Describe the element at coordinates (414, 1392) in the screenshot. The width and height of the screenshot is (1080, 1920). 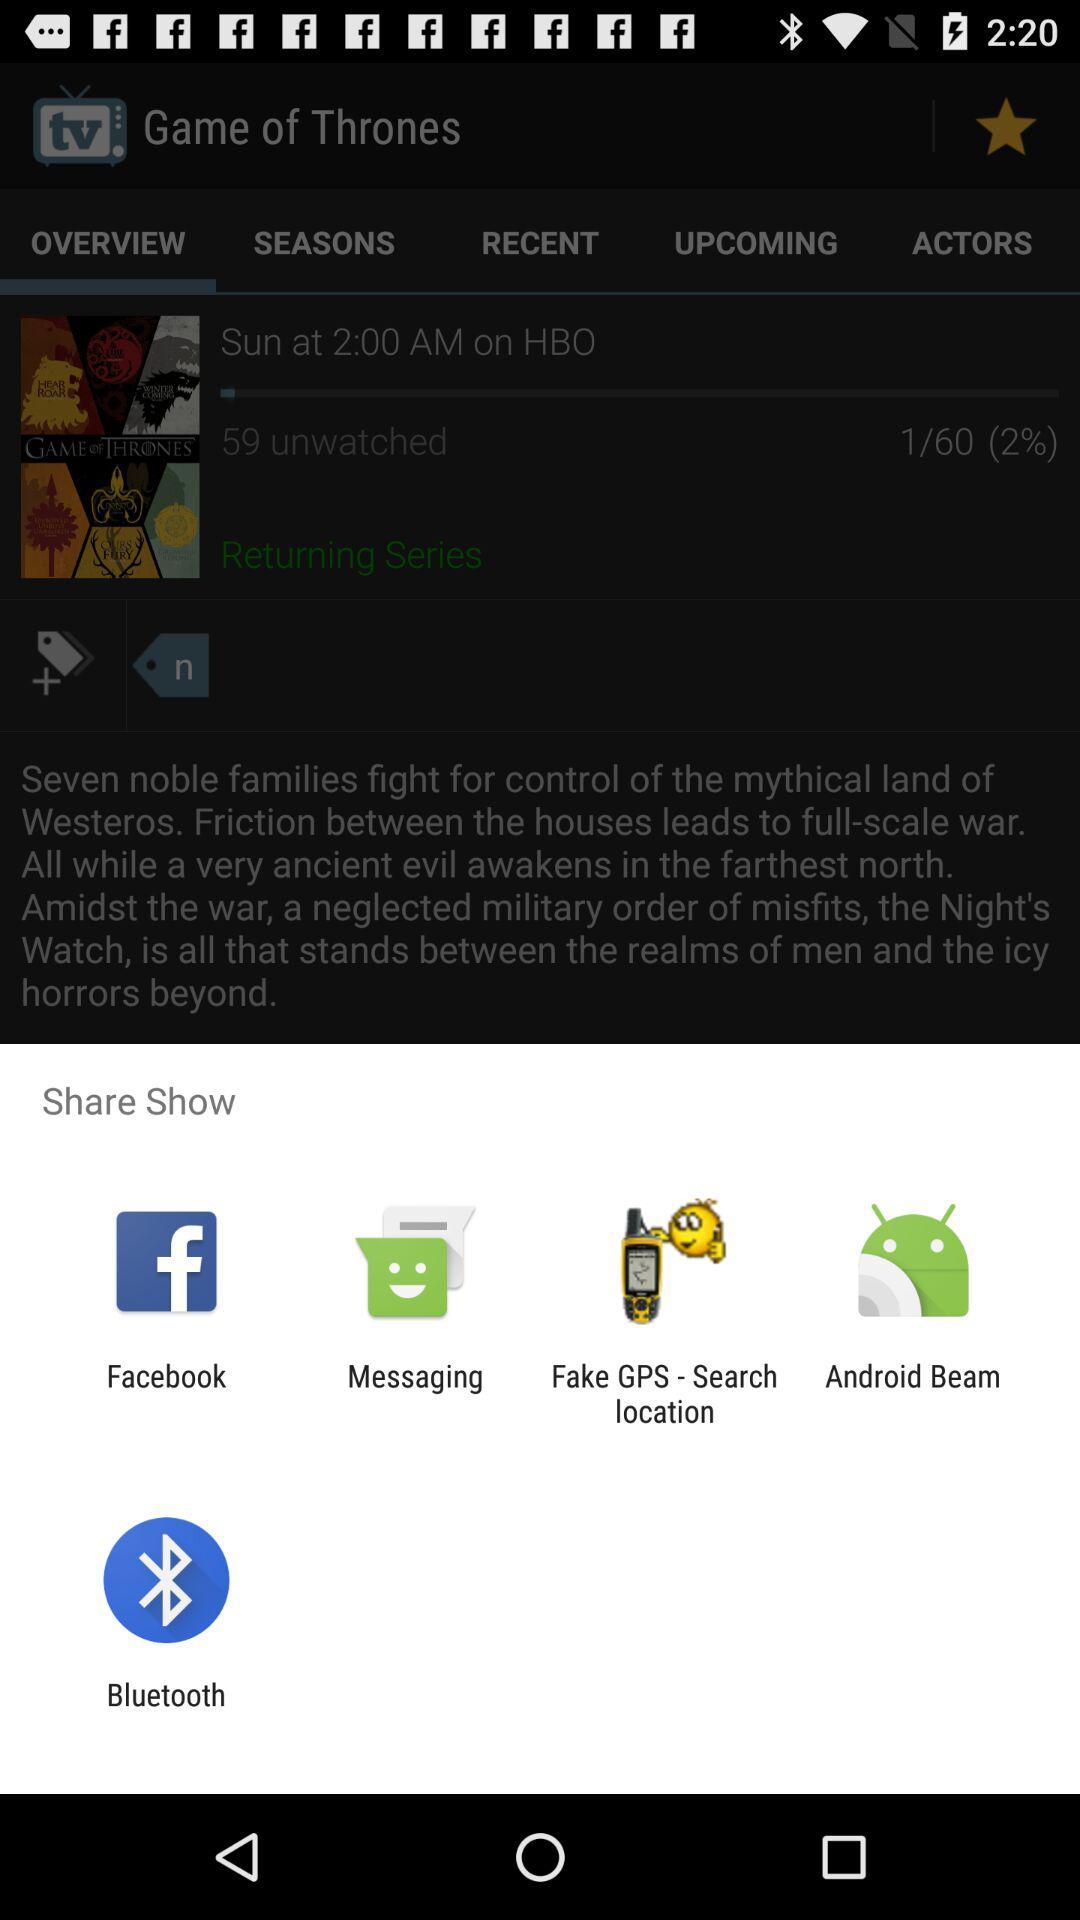
I see `the messaging item` at that location.